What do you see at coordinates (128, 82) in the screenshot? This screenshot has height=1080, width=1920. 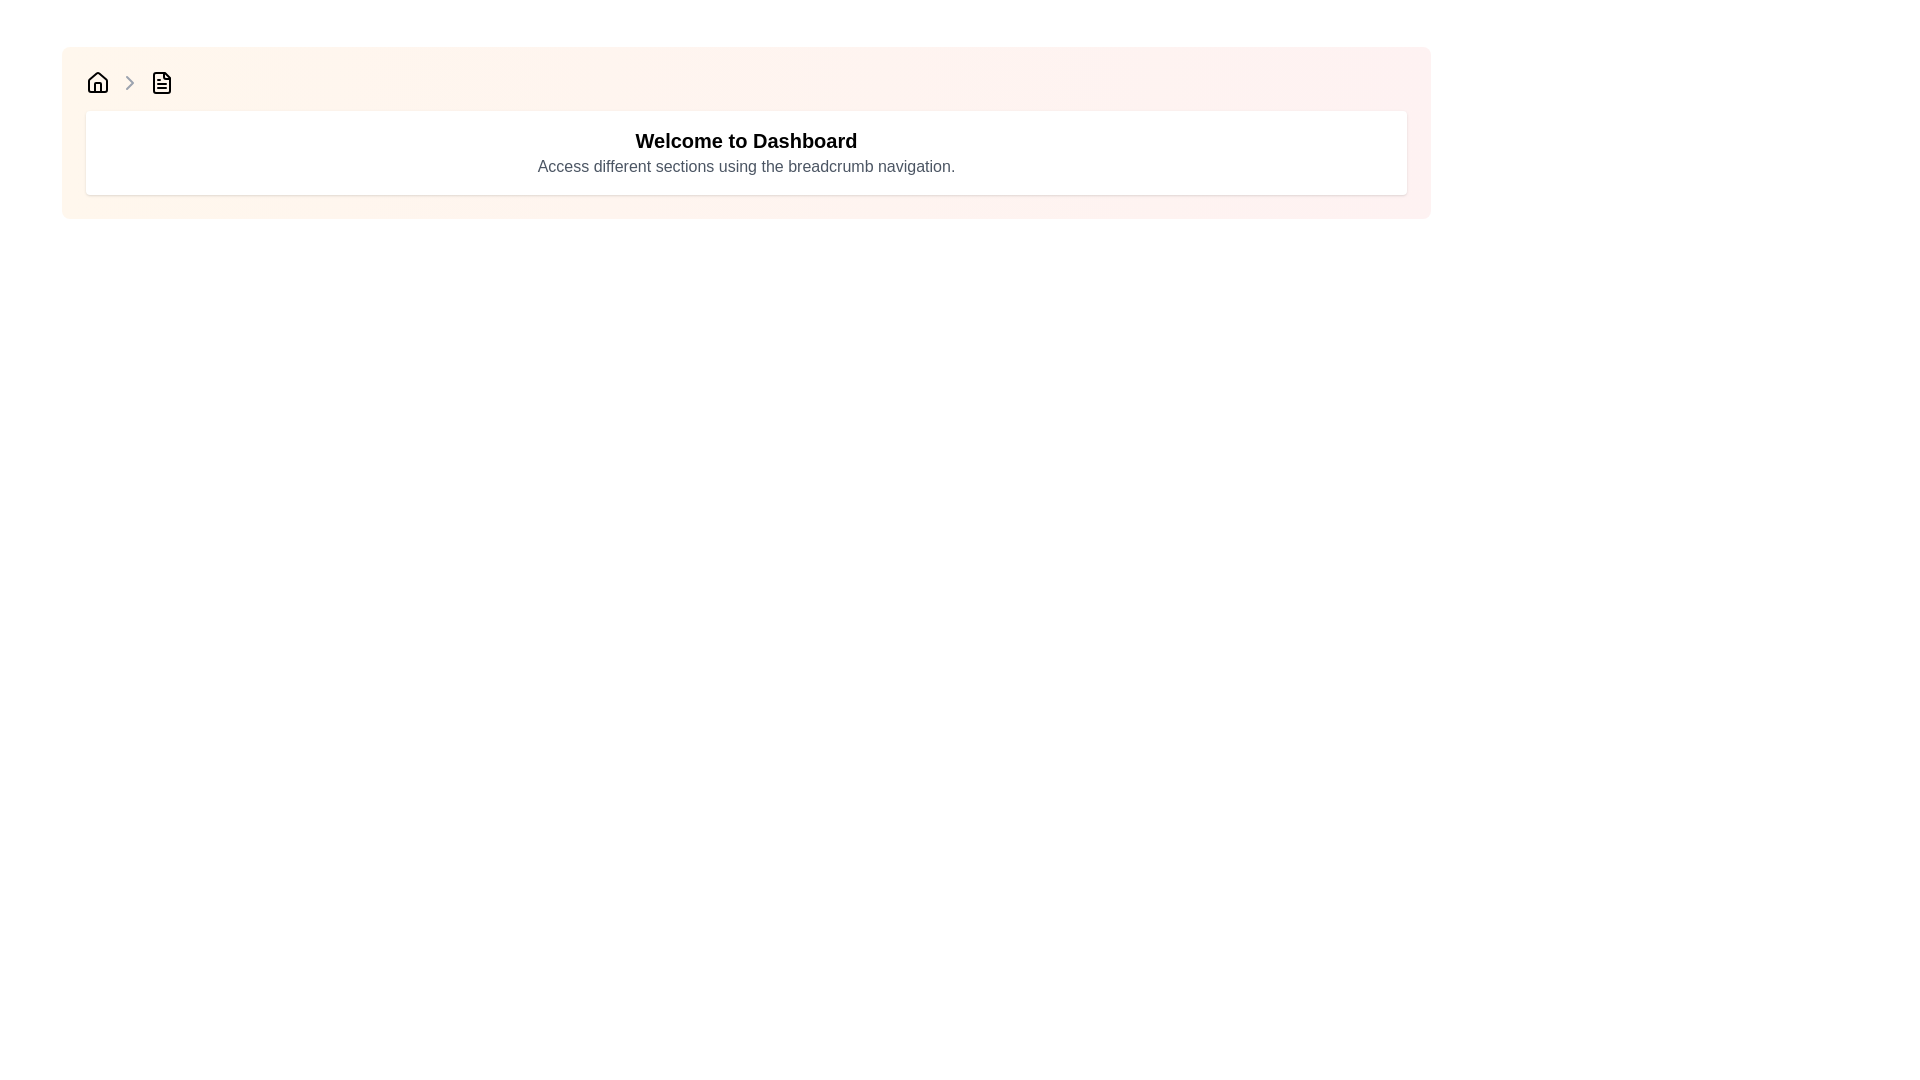 I see `the right-facing chevron icon, which is gray and styled with a line stroke` at bounding box center [128, 82].